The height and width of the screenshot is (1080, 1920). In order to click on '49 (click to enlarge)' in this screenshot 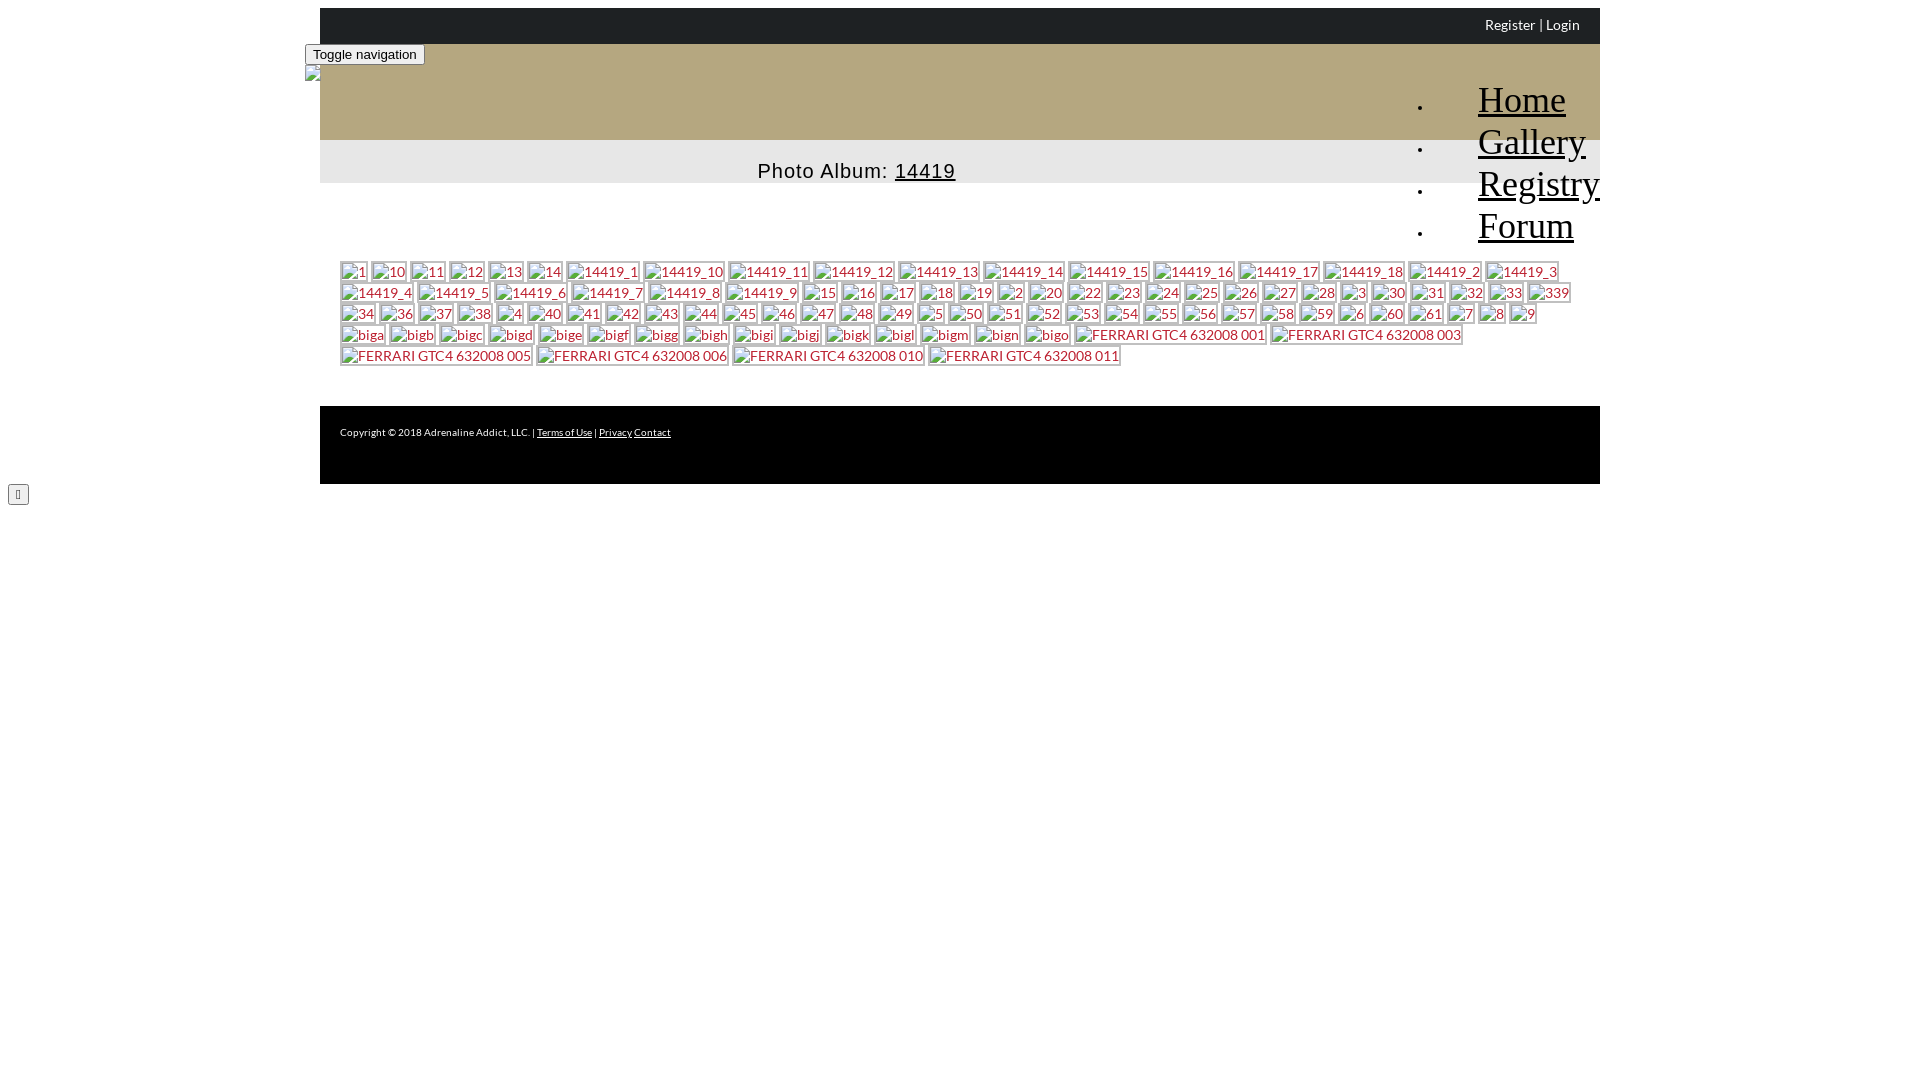, I will do `click(878, 313)`.